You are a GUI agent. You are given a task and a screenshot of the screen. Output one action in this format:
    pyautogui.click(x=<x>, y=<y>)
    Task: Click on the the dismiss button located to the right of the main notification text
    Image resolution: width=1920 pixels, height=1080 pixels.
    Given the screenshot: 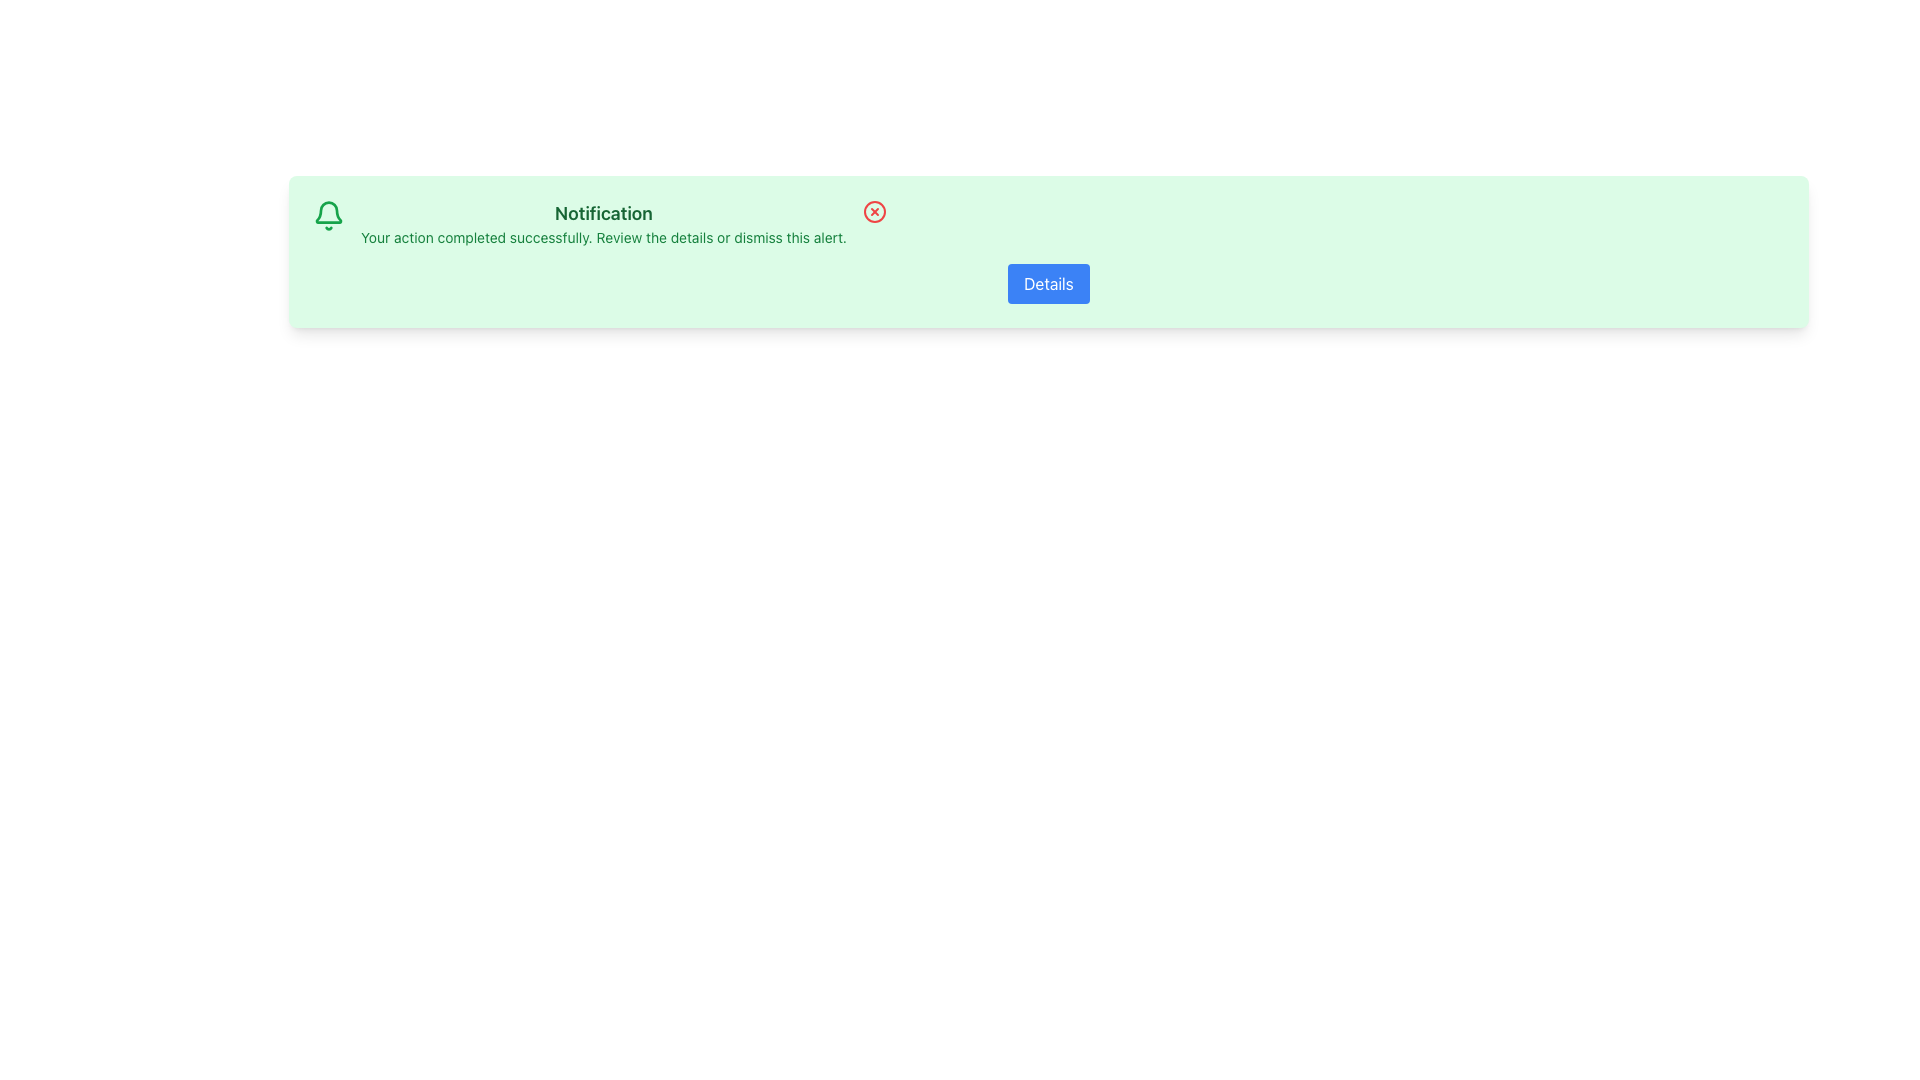 What is the action you would take?
    pyautogui.click(x=874, y=212)
    